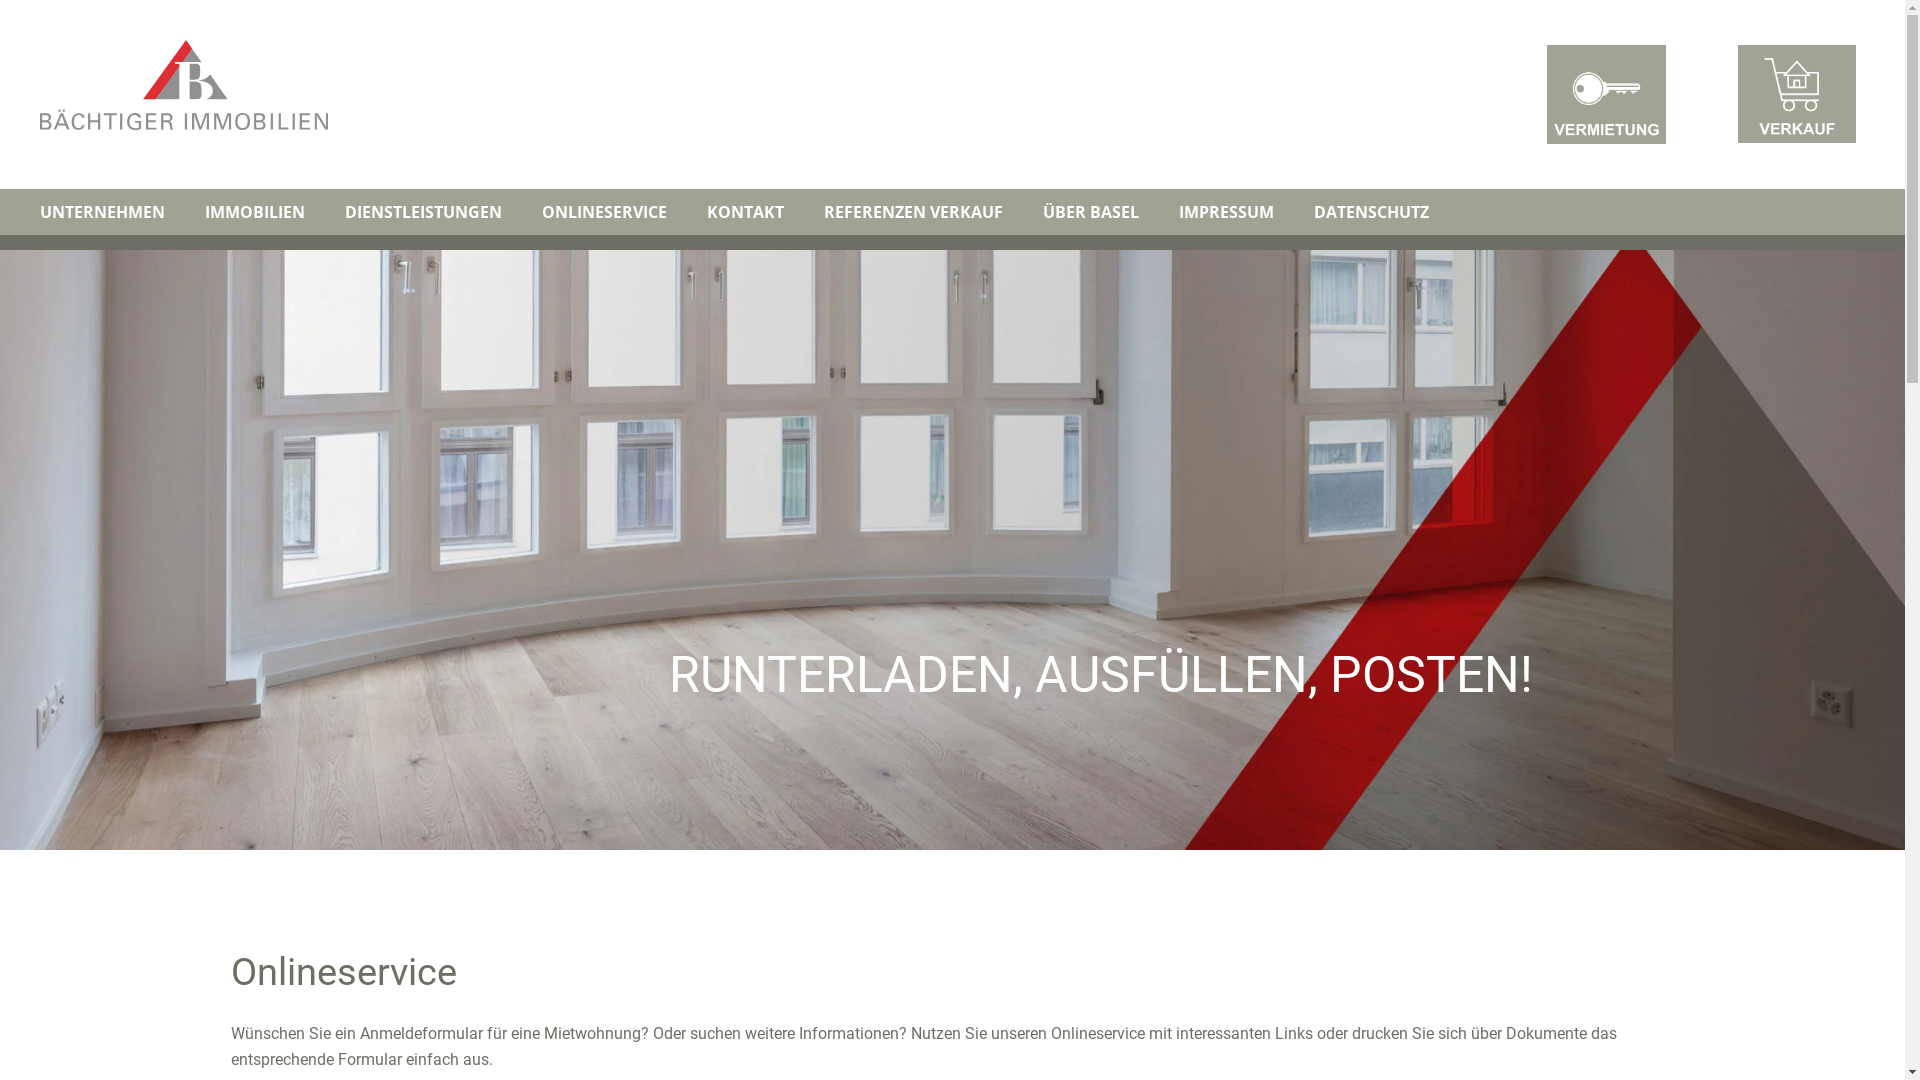 The height and width of the screenshot is (1080, 1920). Describe the element at coordinates (603, 212) in the screenshot. I see `'ONLINESERVICE'` at that location.